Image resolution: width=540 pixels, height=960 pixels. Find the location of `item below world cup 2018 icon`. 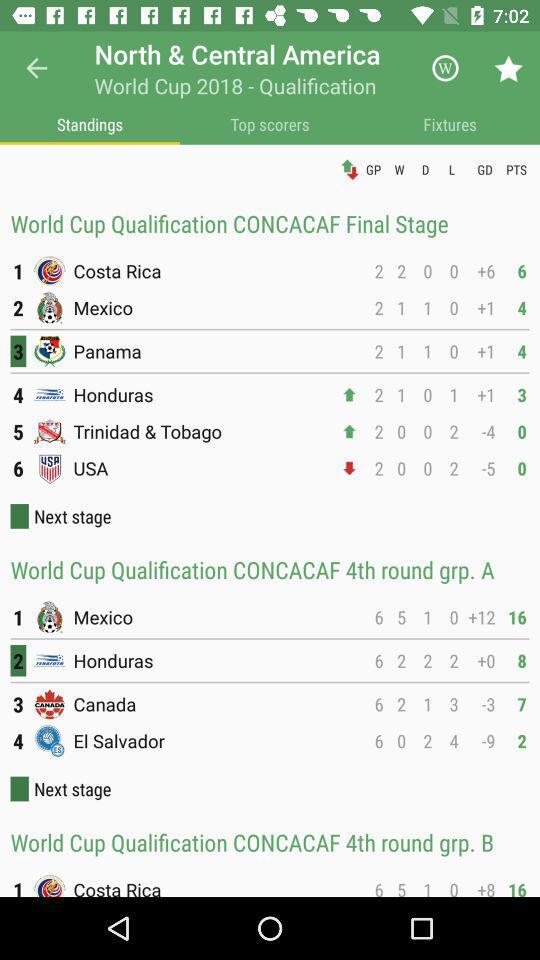

item below world cup 2018 icon is located at coordinates (270, 123).